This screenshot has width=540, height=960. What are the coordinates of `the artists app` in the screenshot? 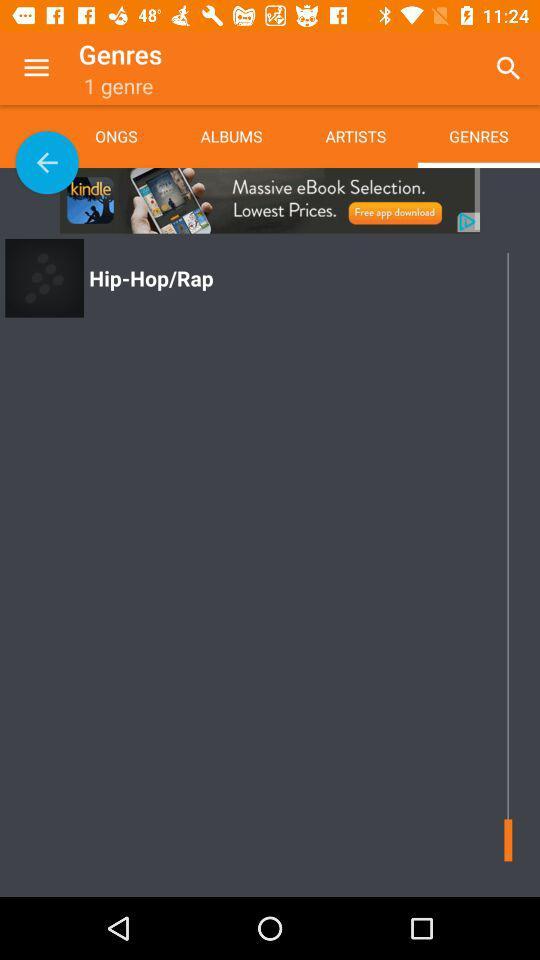 It's located at (354, 135).